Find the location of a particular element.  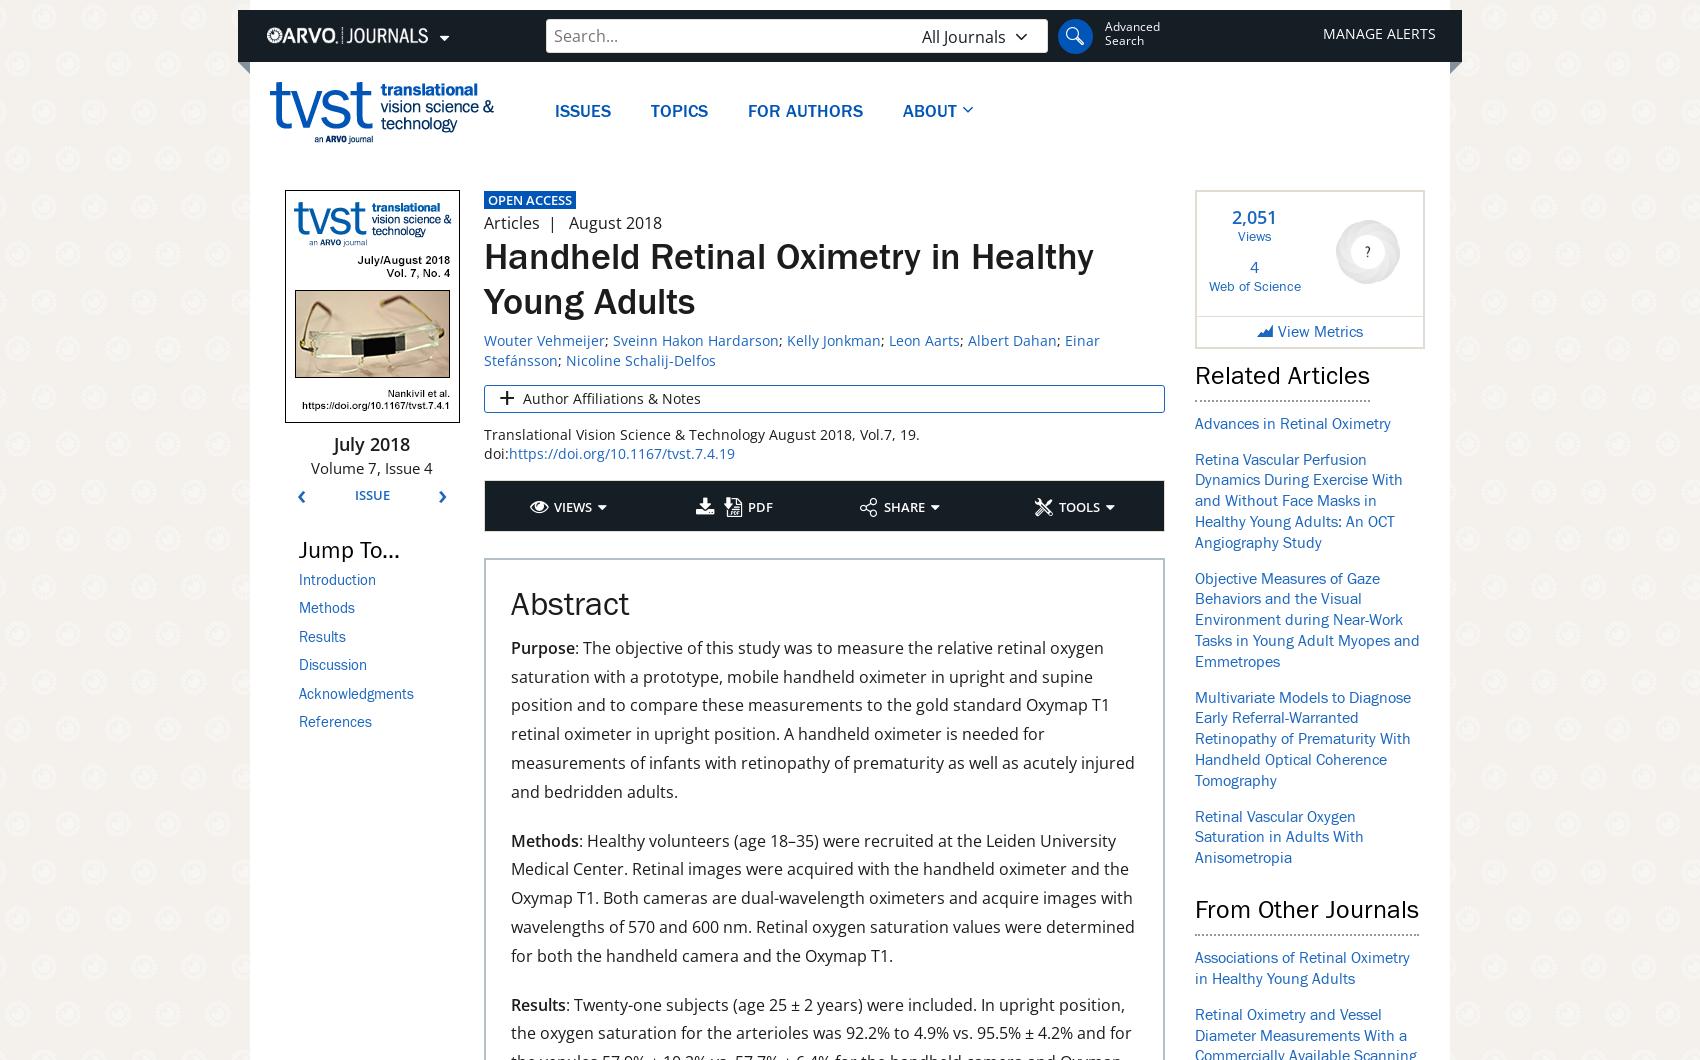

'tvst' is located at coordinates (299, 94).